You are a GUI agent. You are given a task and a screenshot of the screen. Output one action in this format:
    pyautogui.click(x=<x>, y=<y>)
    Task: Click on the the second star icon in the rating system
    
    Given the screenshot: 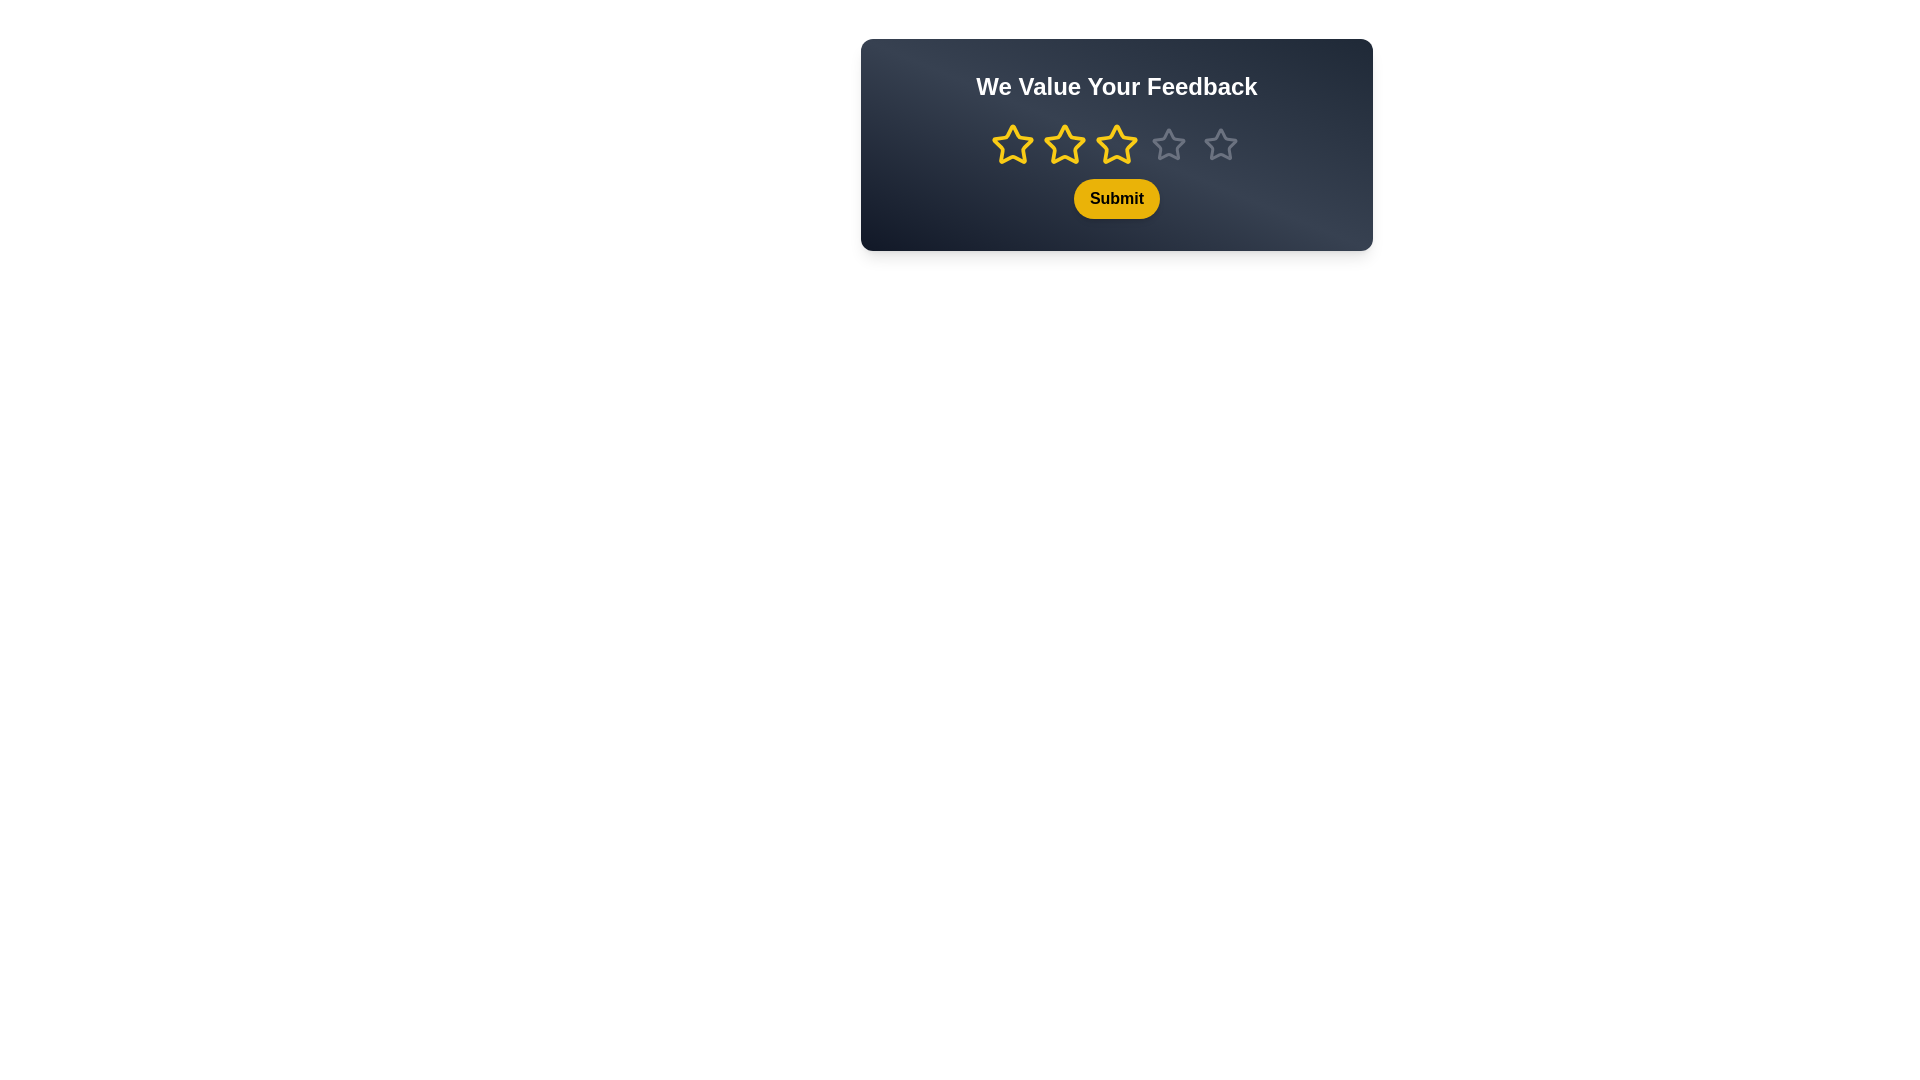 What is the action you would take?
    pyautogui.click(x=1063, y=142)
    